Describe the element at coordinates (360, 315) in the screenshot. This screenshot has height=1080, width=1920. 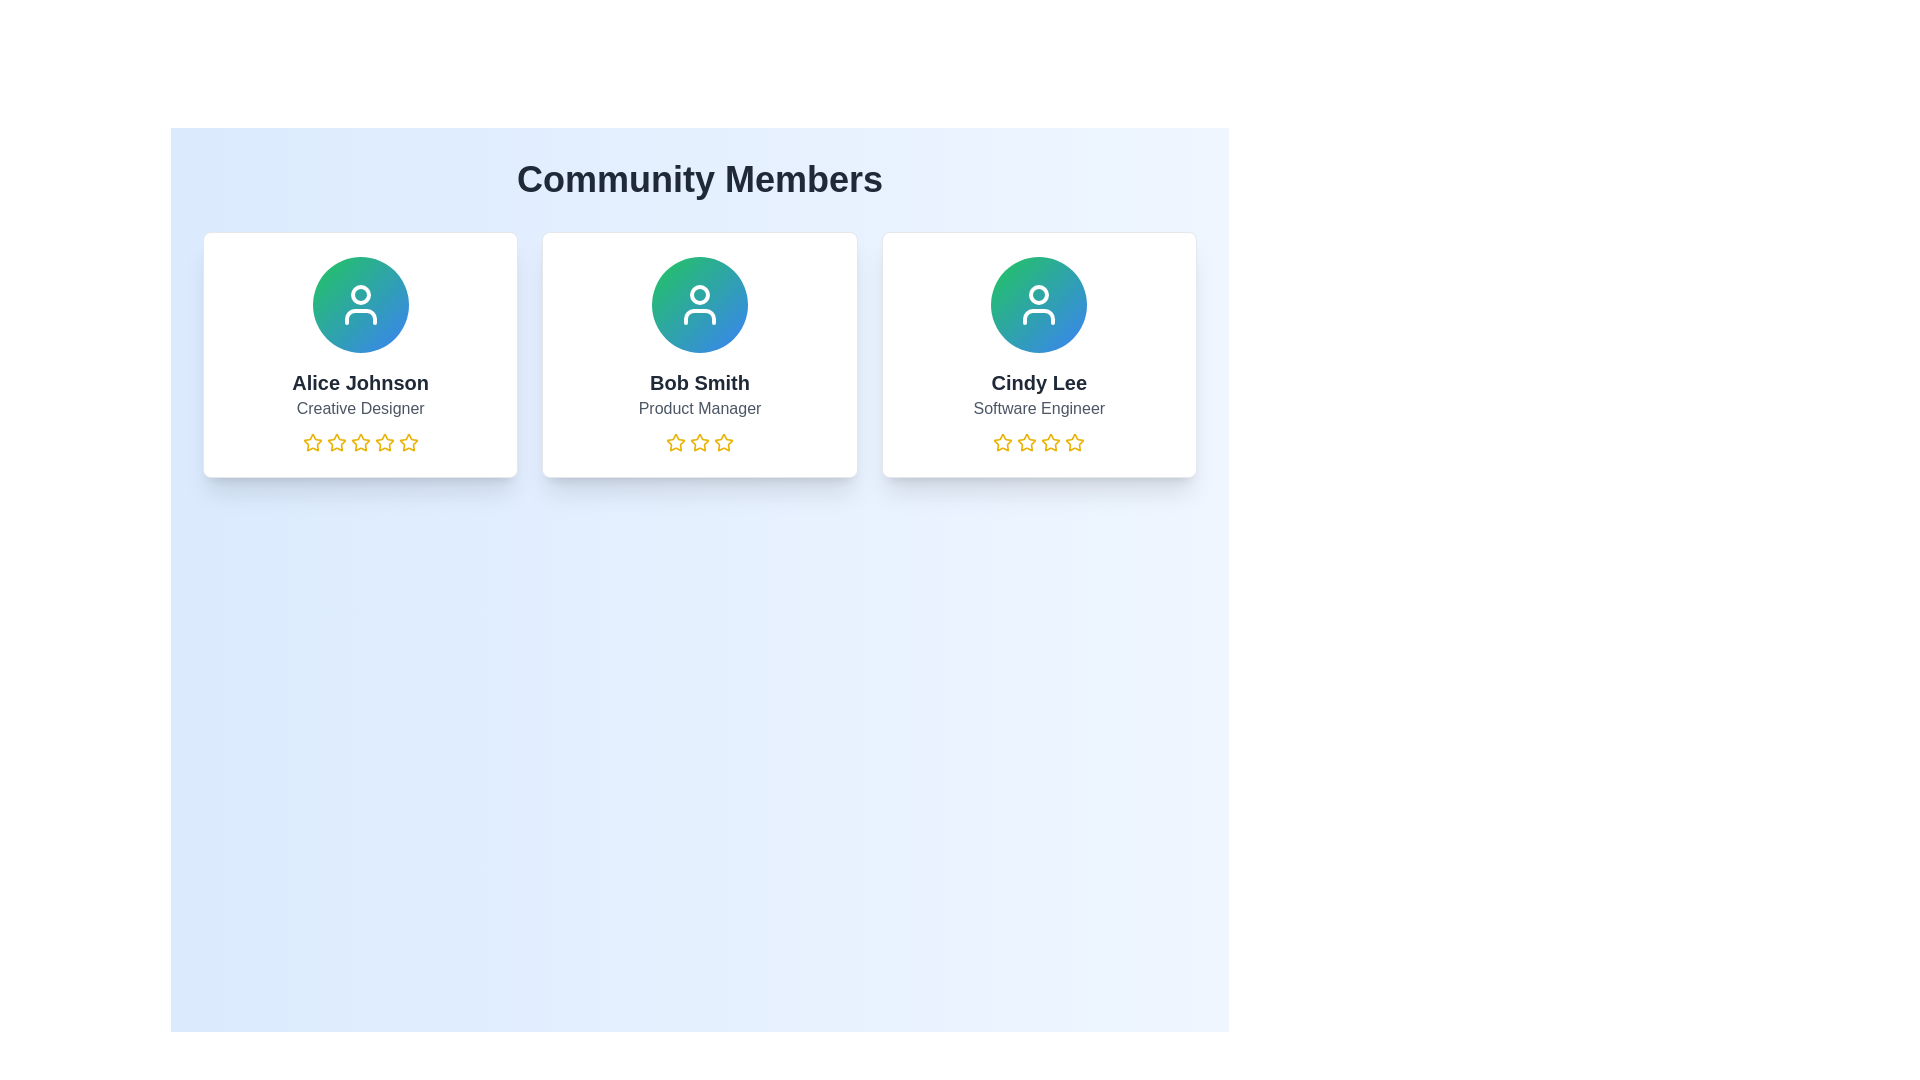
I see `the torso part of the user icon representing 'Alice Johnson' in the top-left card of the community member profiles` at that location.